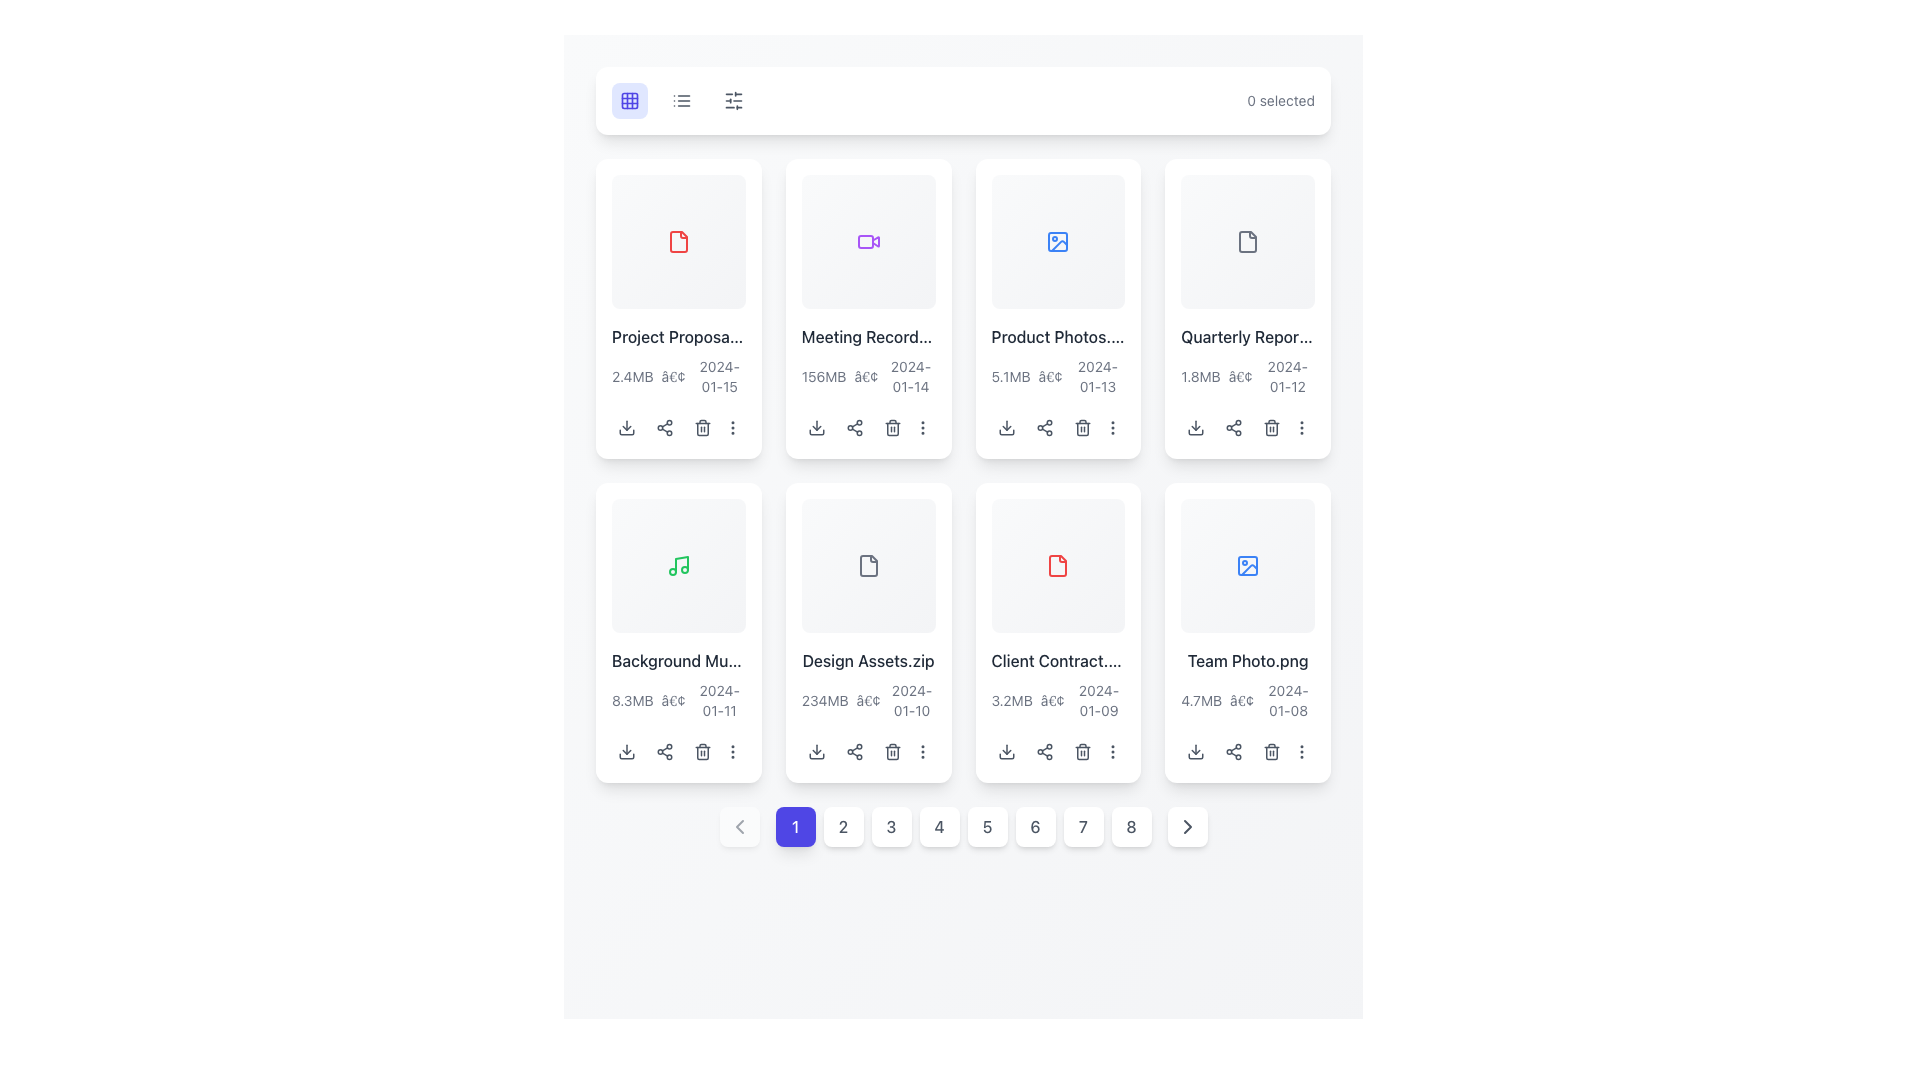  What do you see at coordinates (866, 376) in the screenshot?
I see `the decorative bullet point element that visually separates '156MB' and '2024-01-14' in the text line below the 'Meeting Record...' card in the second column of the grid layout` at bounding box center [866, 376].